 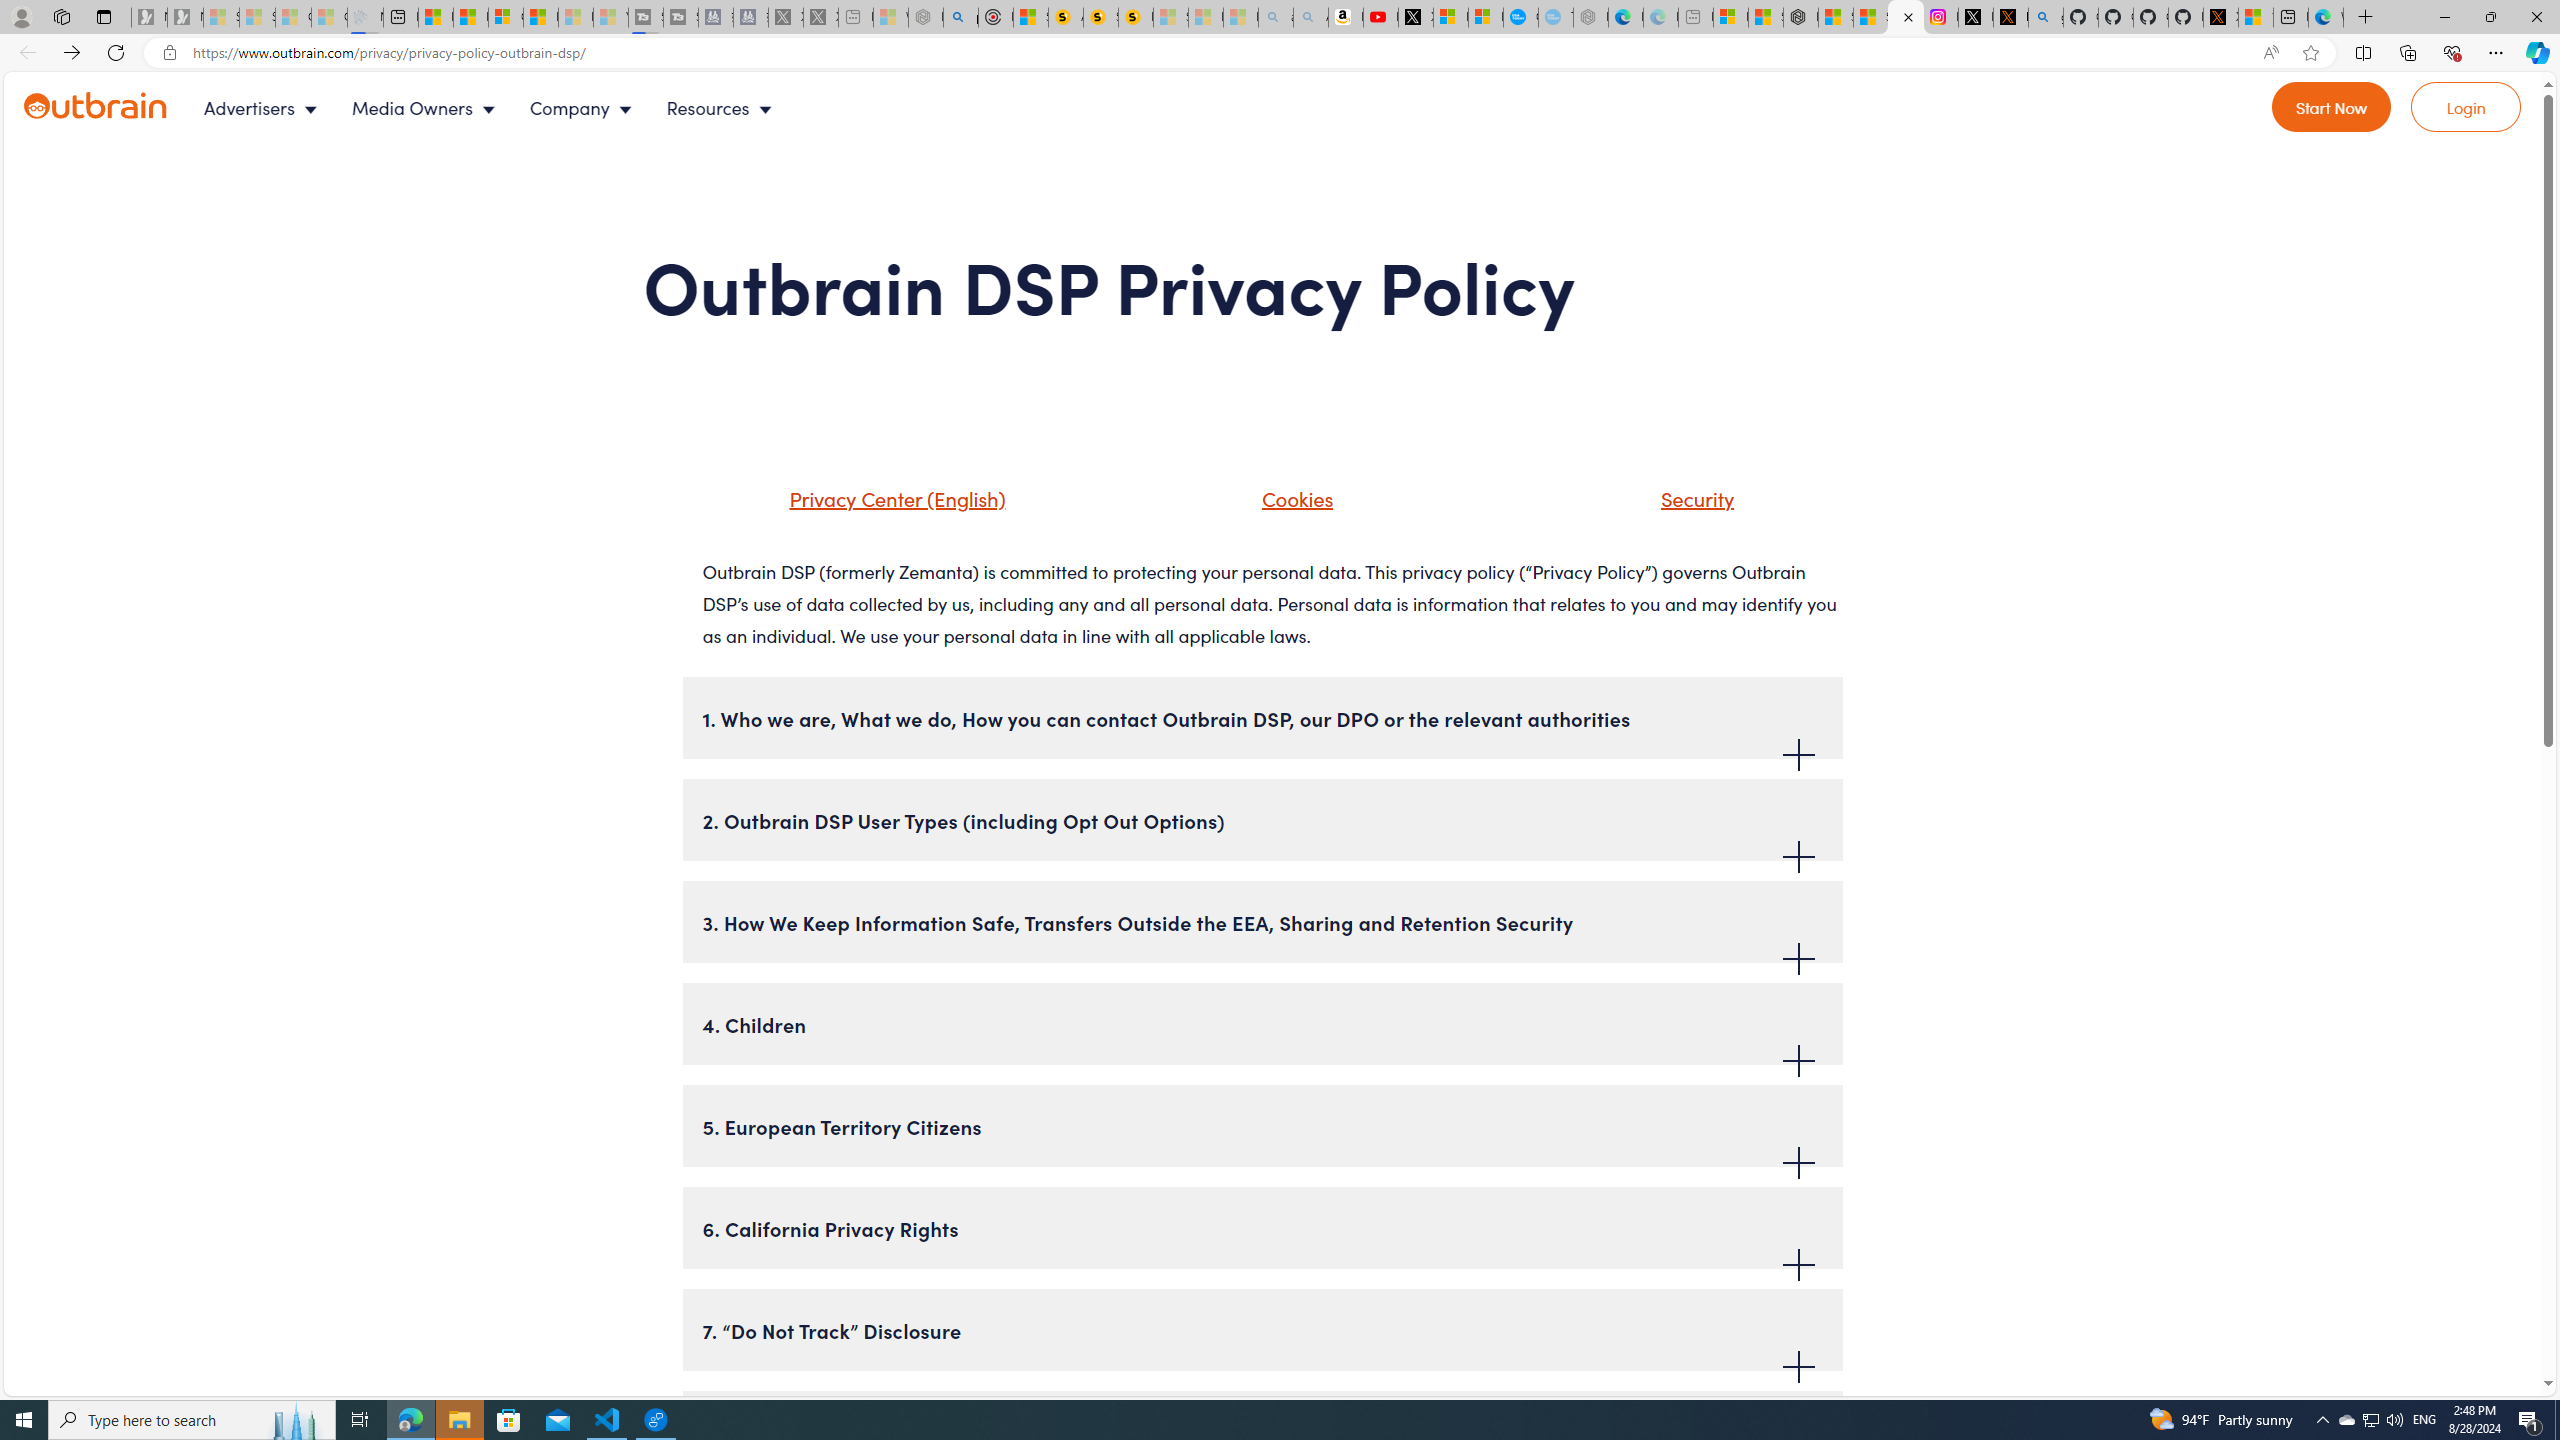 I want to click on 'Cookies', so click(x=1271, y=505).